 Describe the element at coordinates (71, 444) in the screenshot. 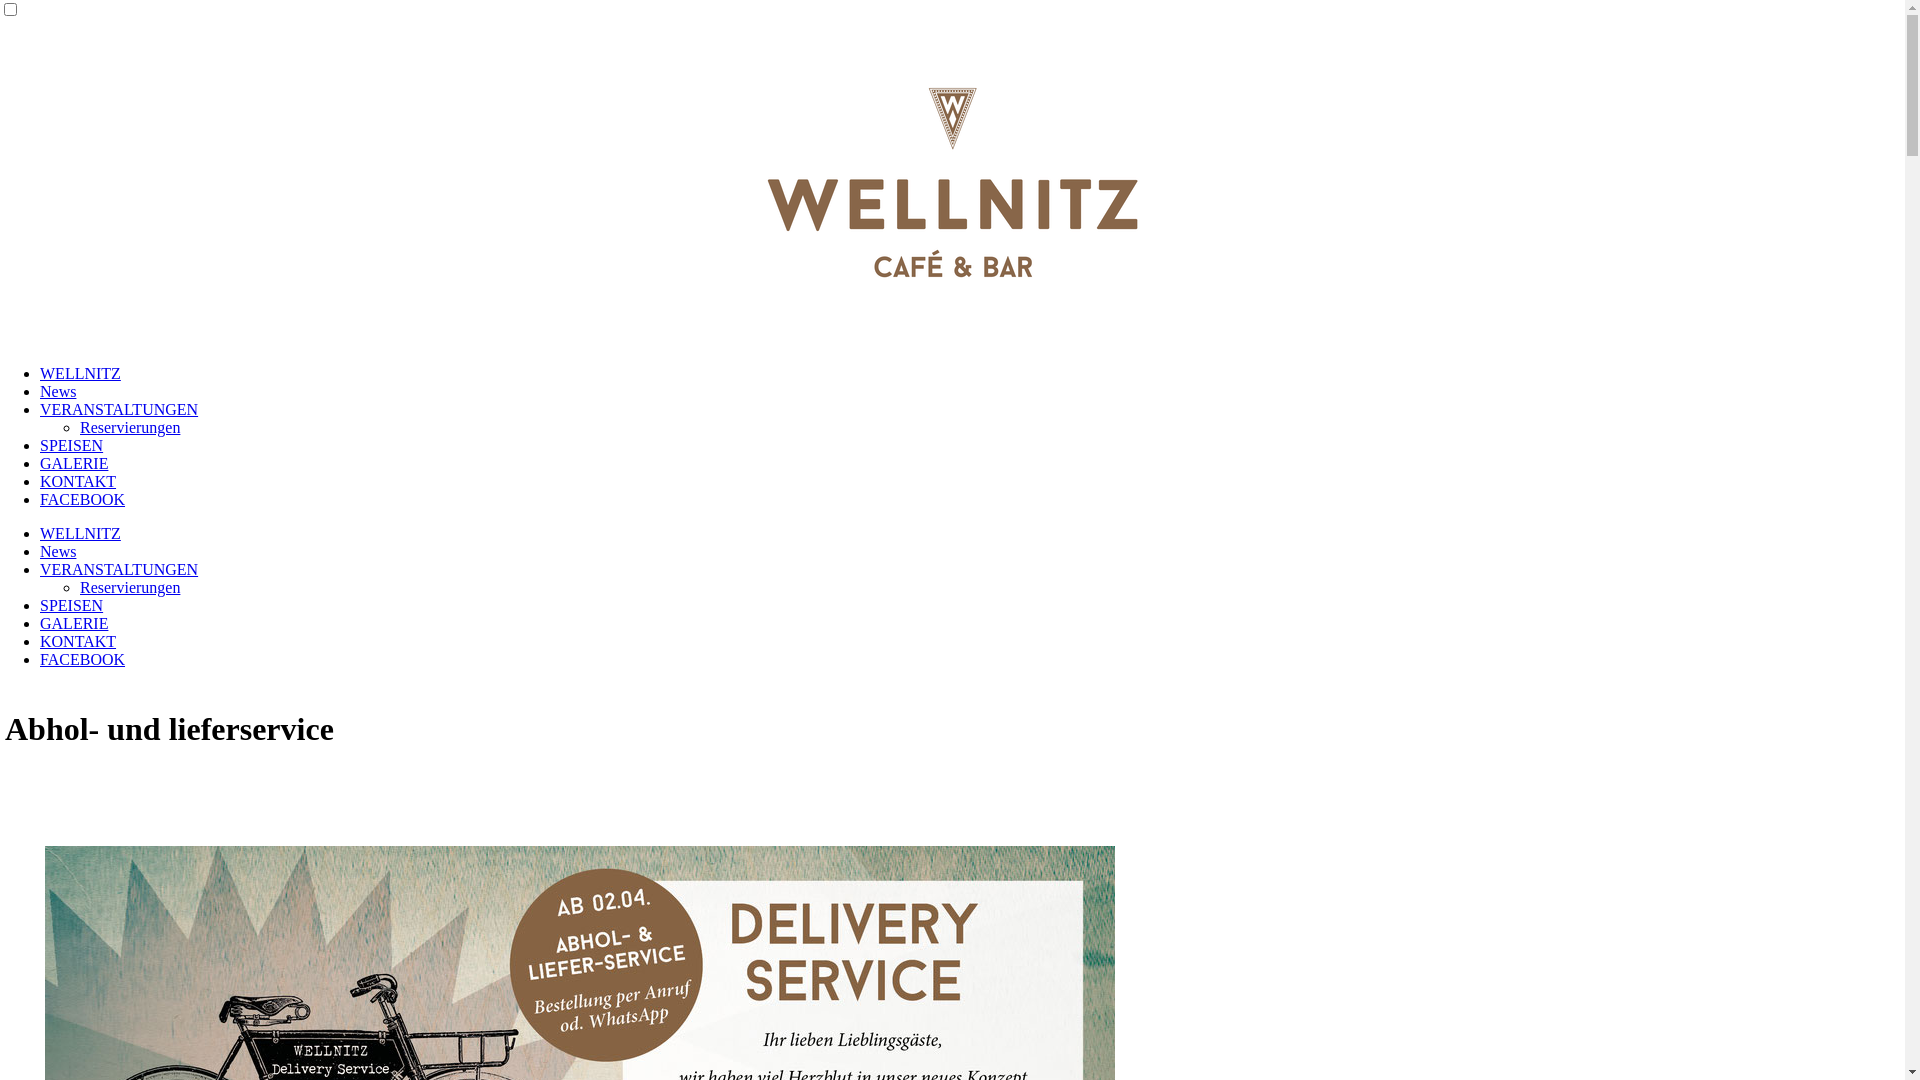

I see `'SPEISEN'` at that location.